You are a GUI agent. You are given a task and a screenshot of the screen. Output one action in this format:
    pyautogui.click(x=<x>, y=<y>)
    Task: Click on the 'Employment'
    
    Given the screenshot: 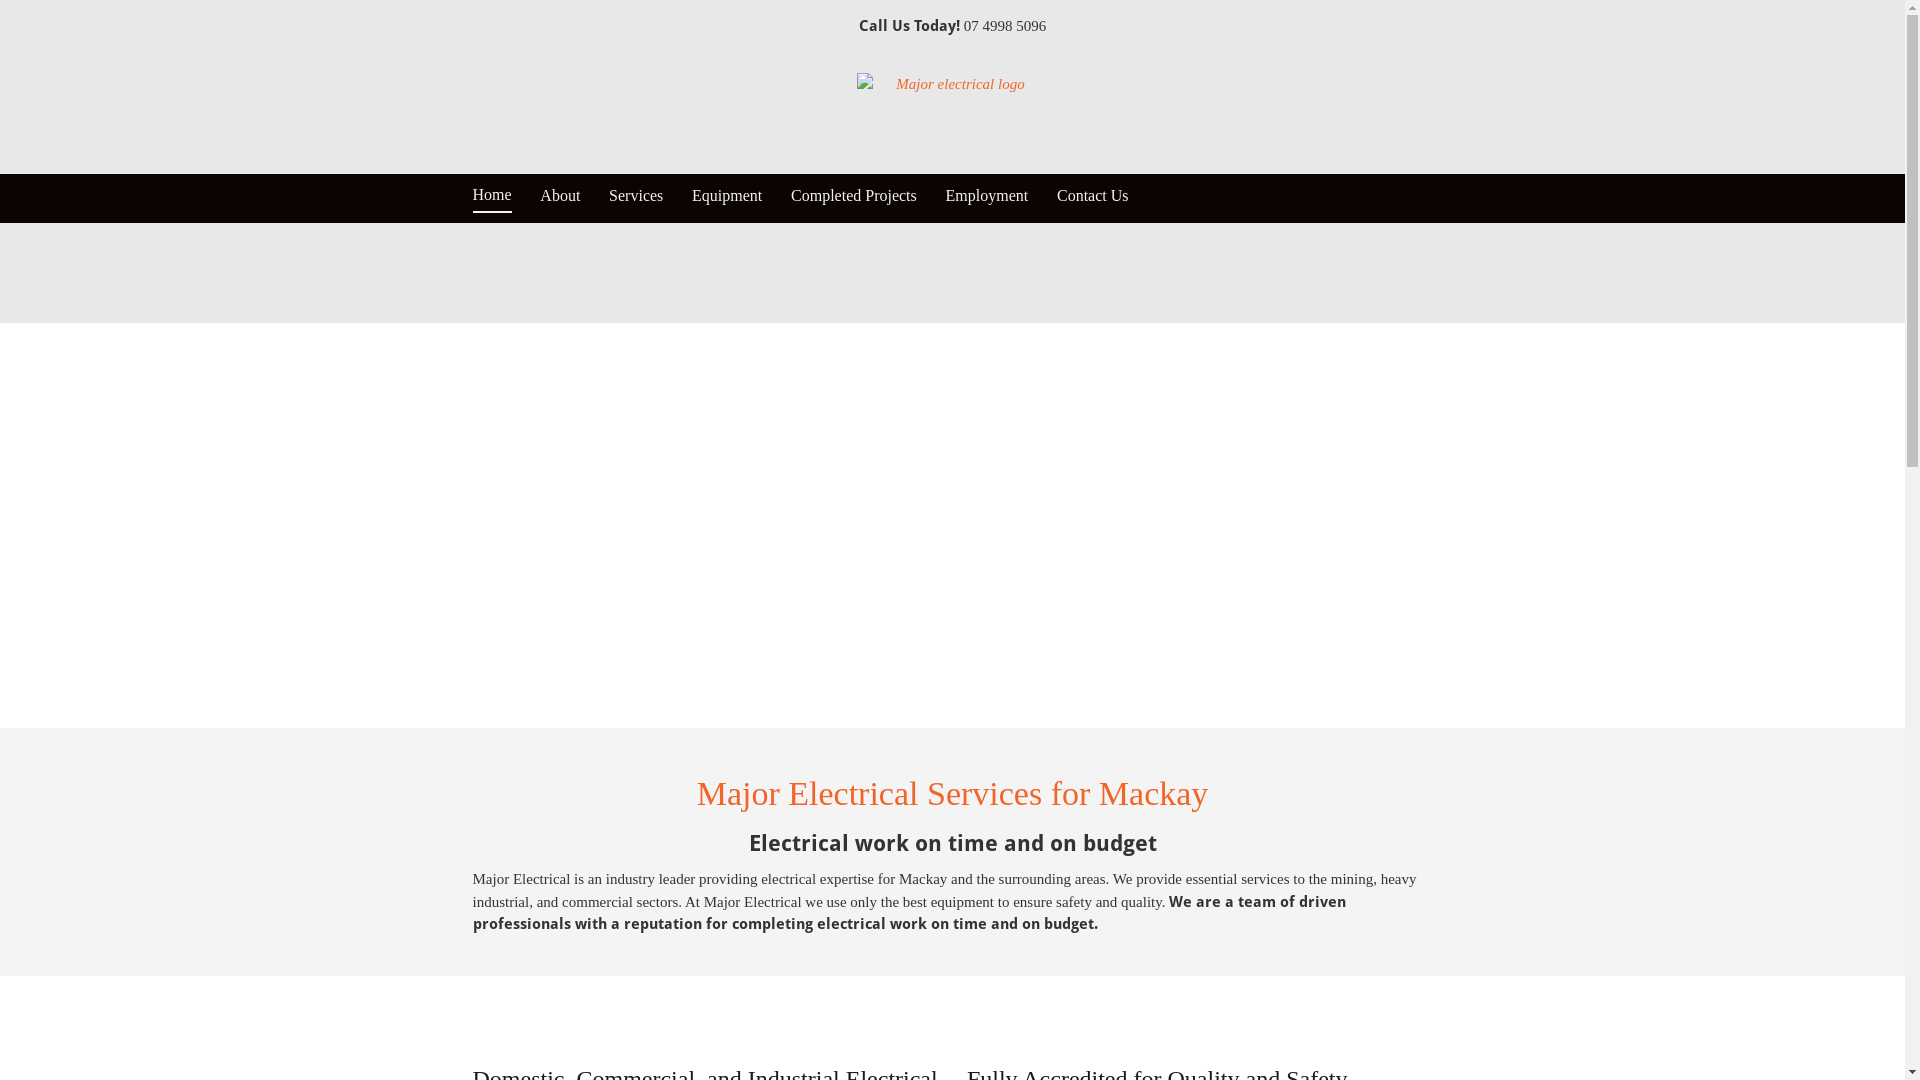 What is the action you would take?
    pyautogui.click(x=987, y=197)
    